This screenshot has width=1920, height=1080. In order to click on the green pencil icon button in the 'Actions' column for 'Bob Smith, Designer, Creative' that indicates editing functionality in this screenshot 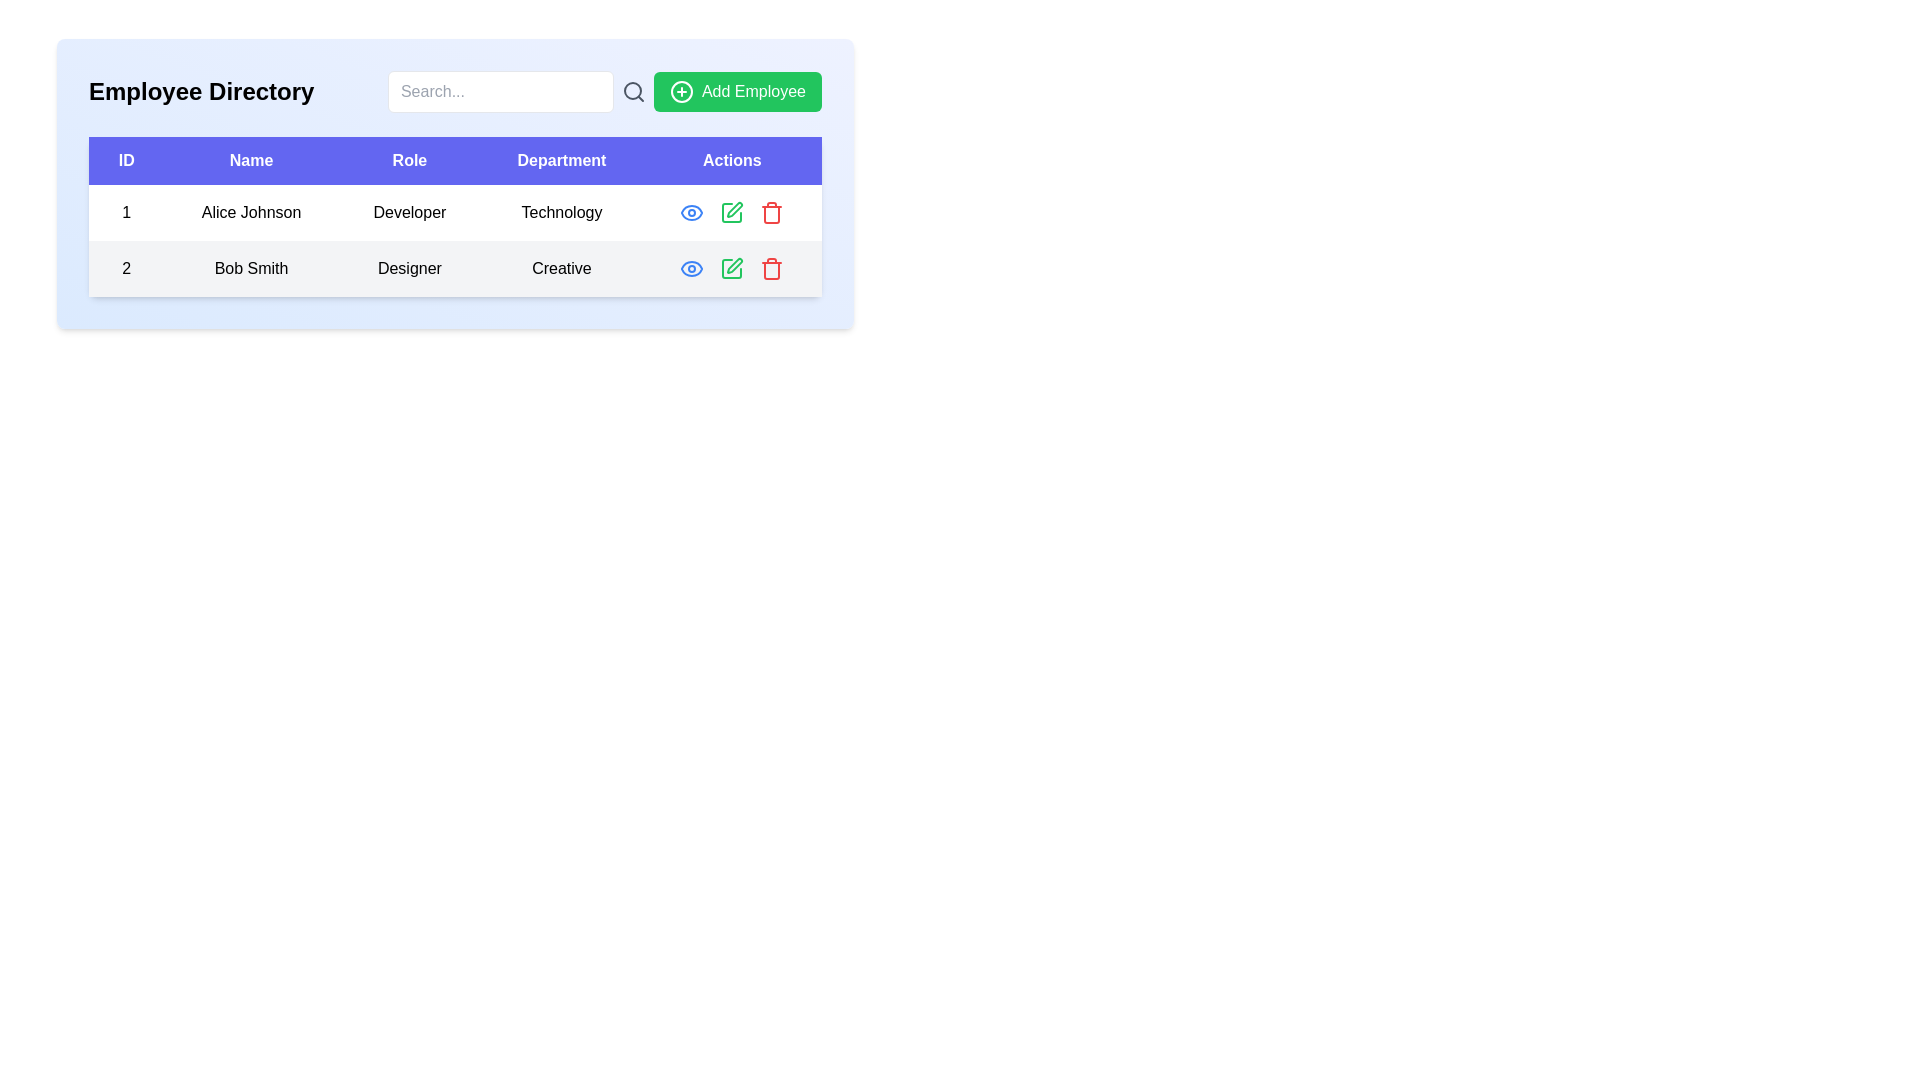, I will do `click(731, 268)`.